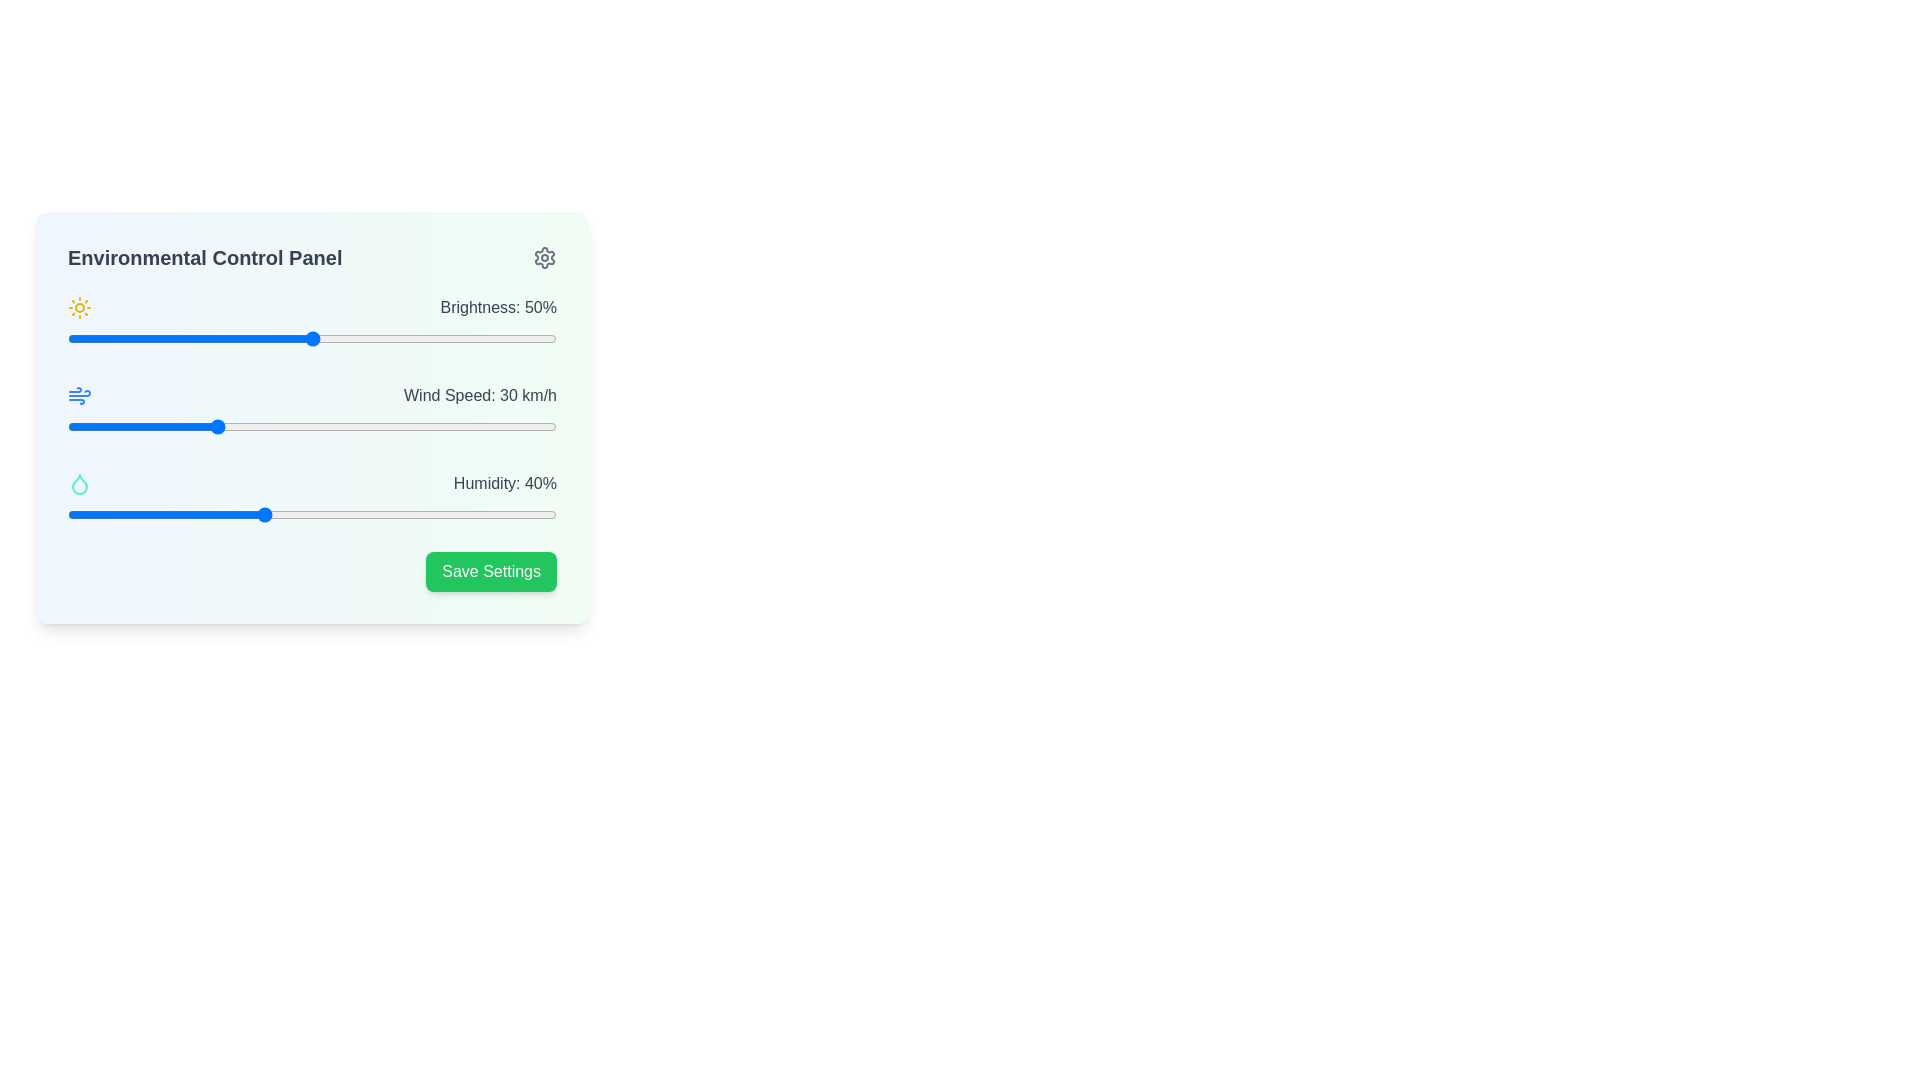 The image size is (1920, 1080). Describe the element at coordinates (277, 426) in the screenshot. I see `the wind speed` at that location.